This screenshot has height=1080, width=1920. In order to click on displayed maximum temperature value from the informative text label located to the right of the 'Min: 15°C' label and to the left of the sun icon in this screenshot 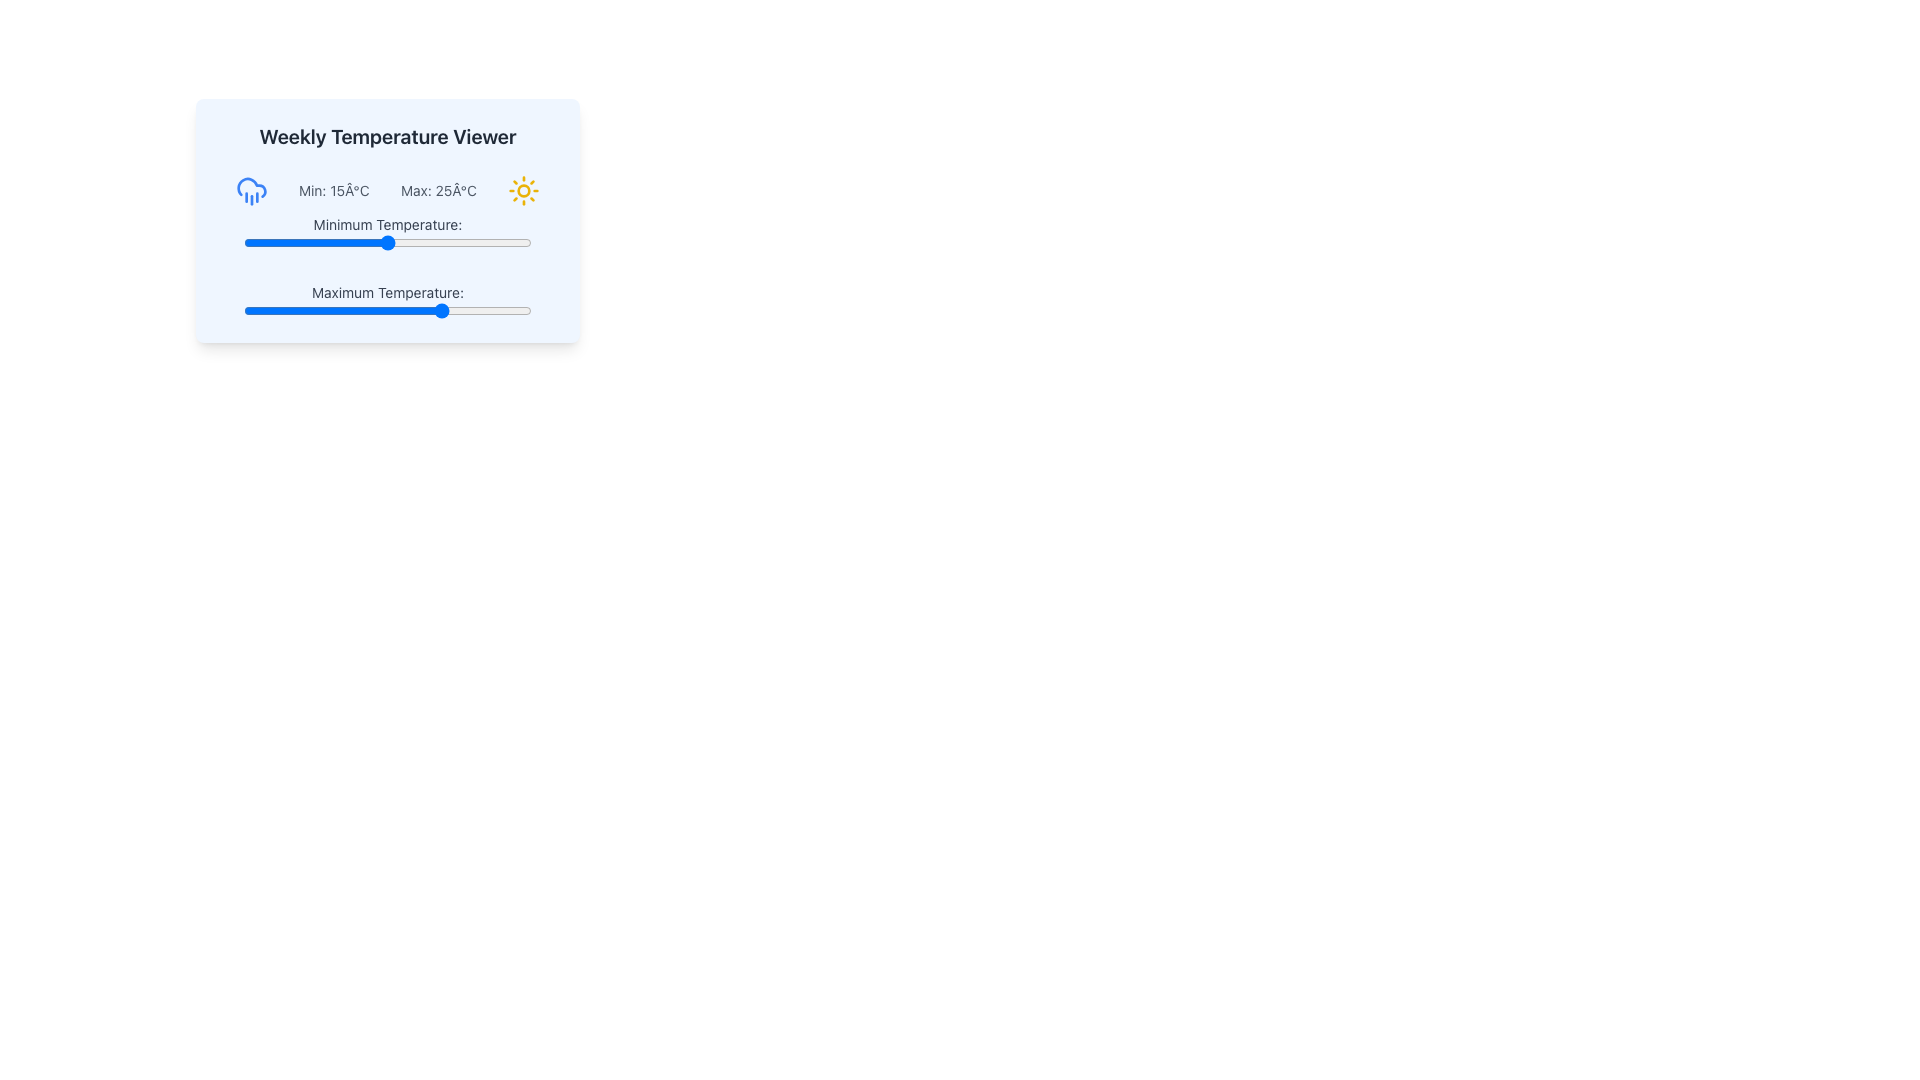, I will do `click(437, 191)`.